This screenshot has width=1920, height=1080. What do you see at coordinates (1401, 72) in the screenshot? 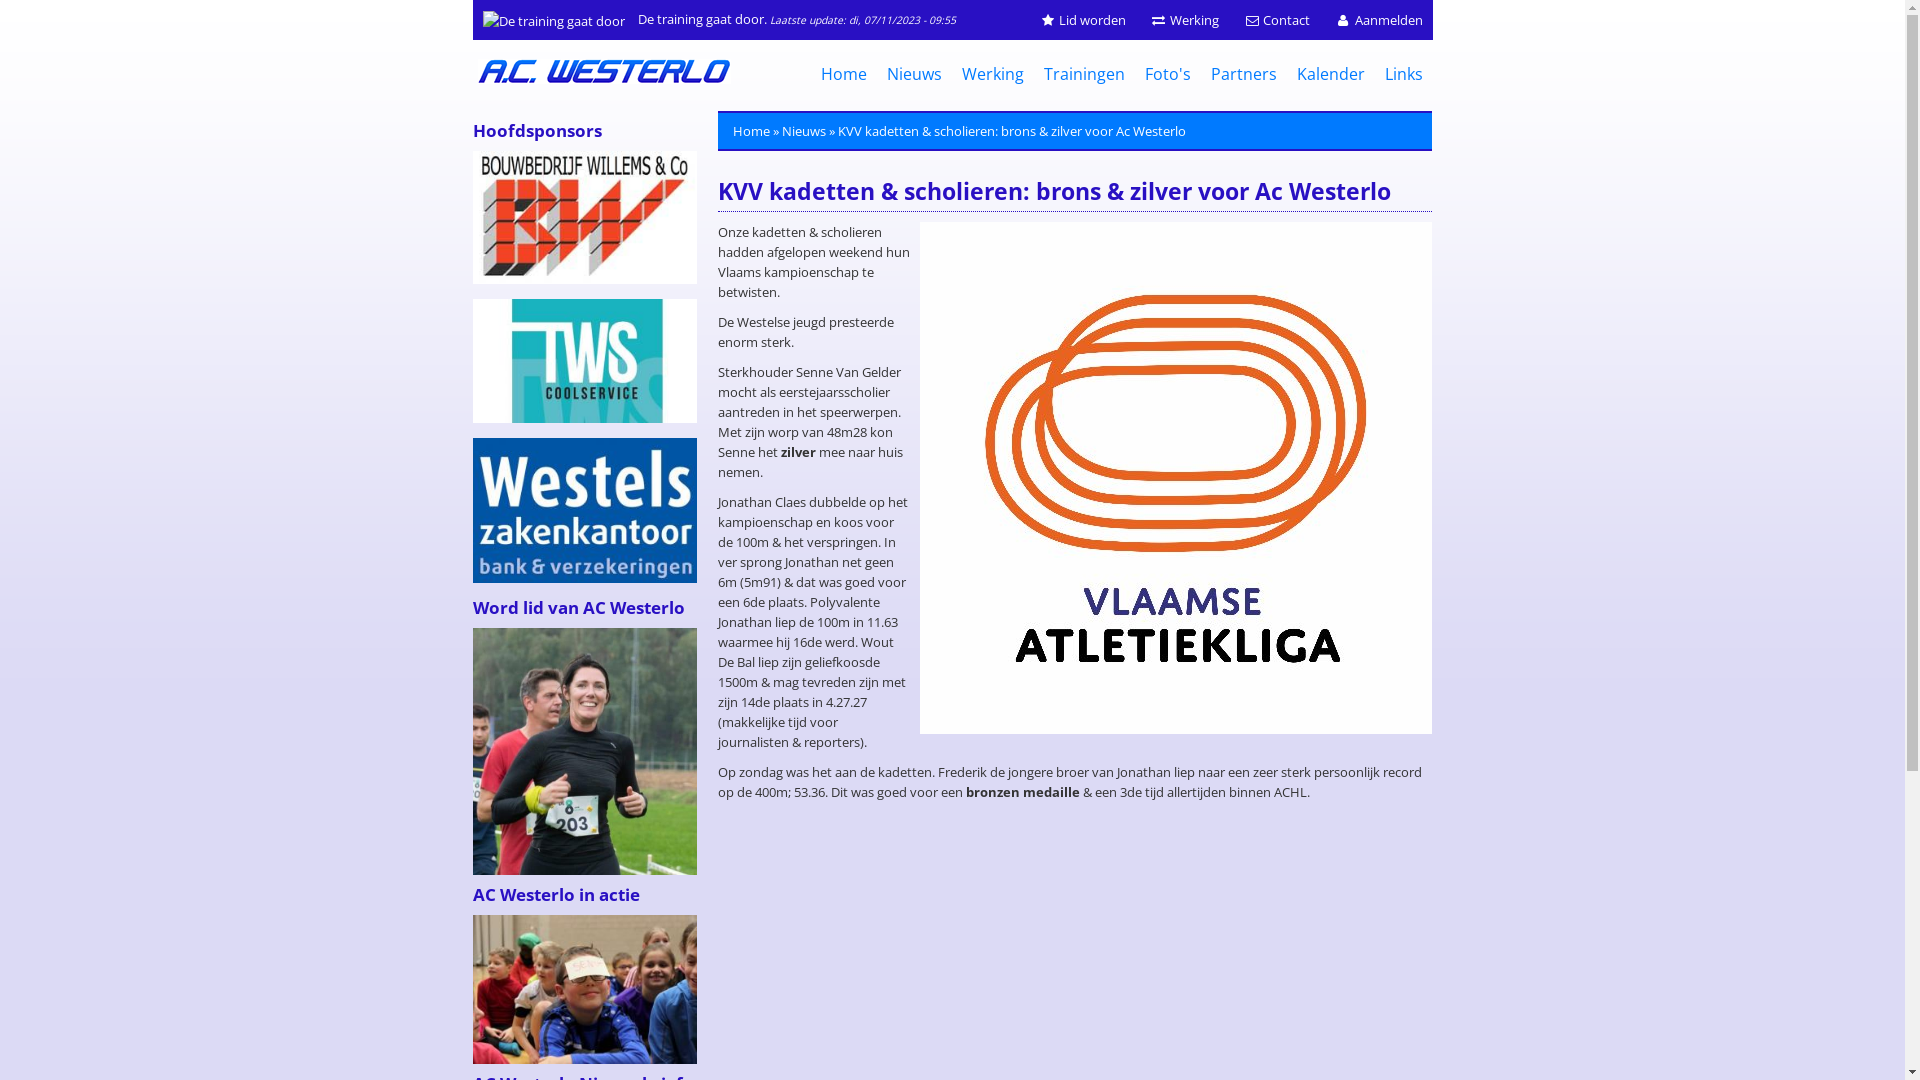
I see `'Links'` at bounding box center [1401, 72].